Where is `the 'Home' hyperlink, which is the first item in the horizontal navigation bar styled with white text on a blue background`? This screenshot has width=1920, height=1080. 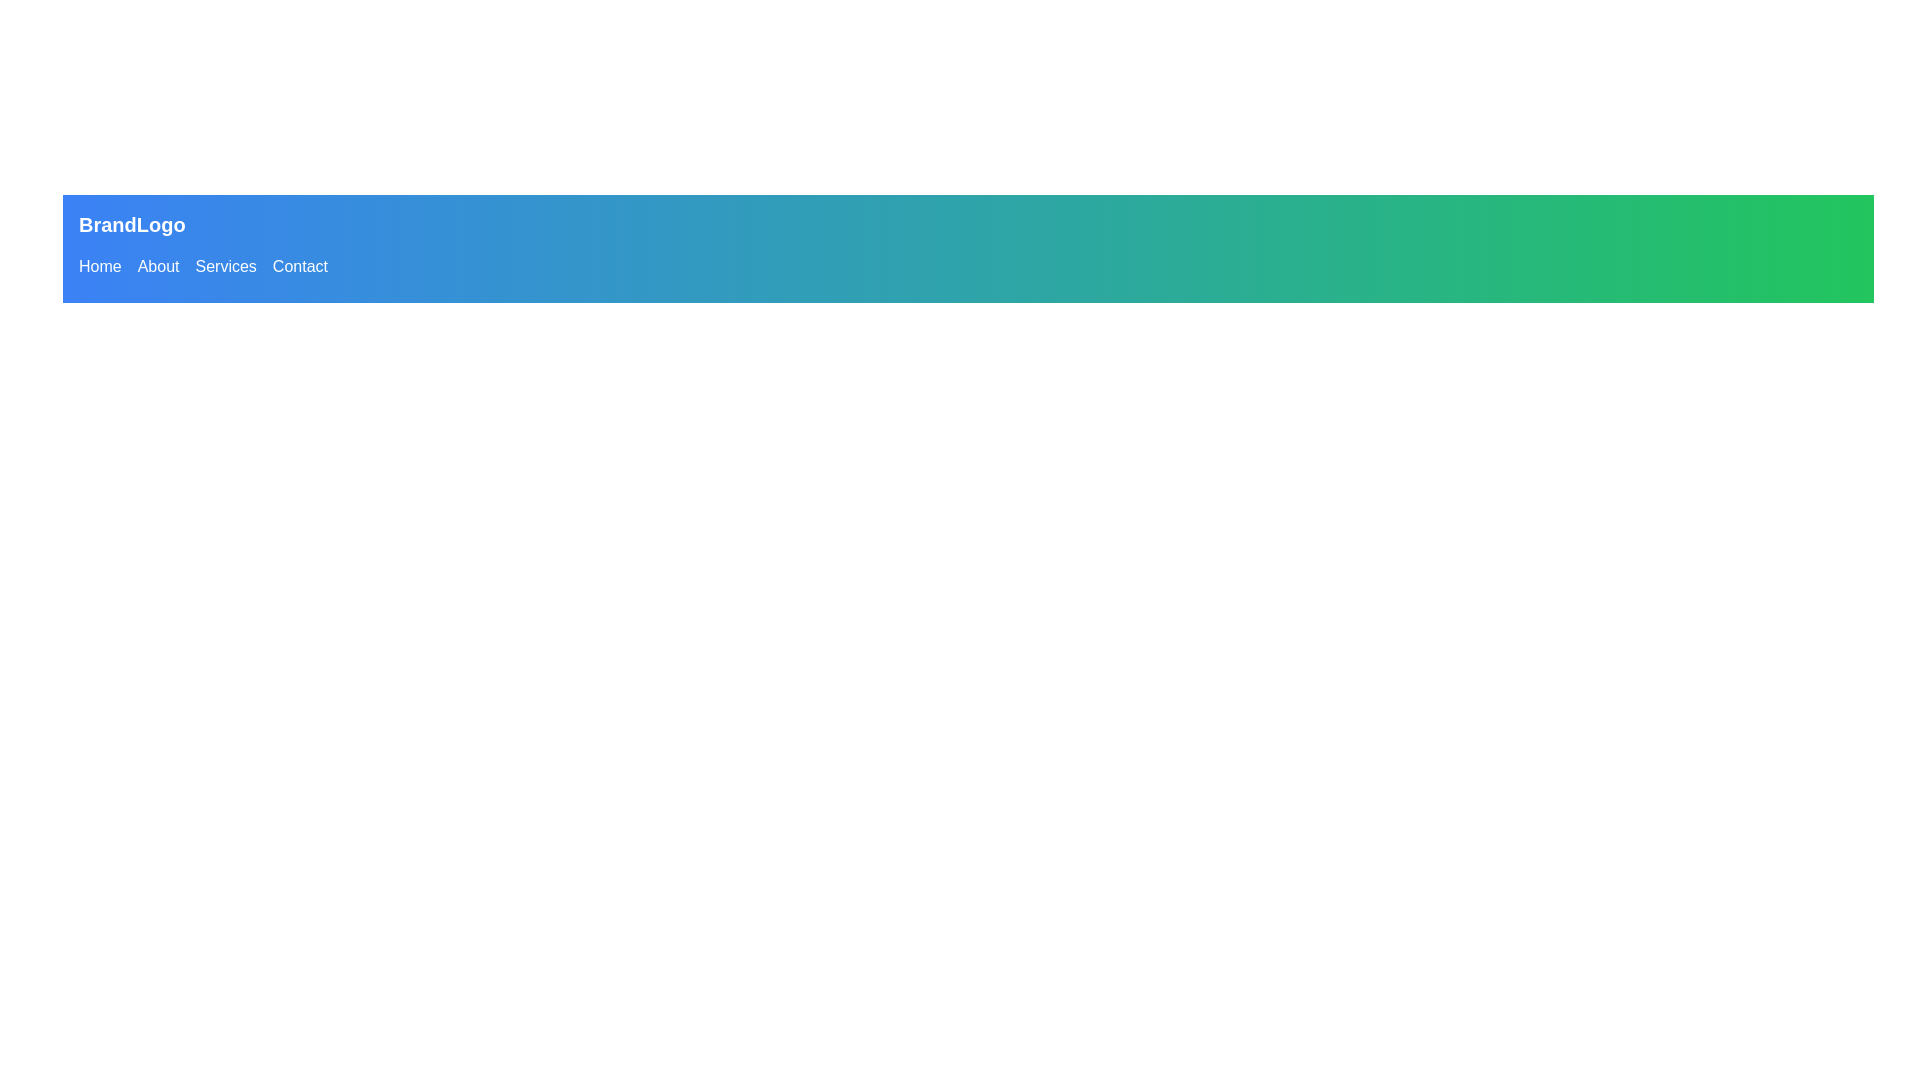 the 'Home' hyperlink, which is the first item in the horizontal navigation bar styled with white text on a blue background is located at coordinates (99, 265).